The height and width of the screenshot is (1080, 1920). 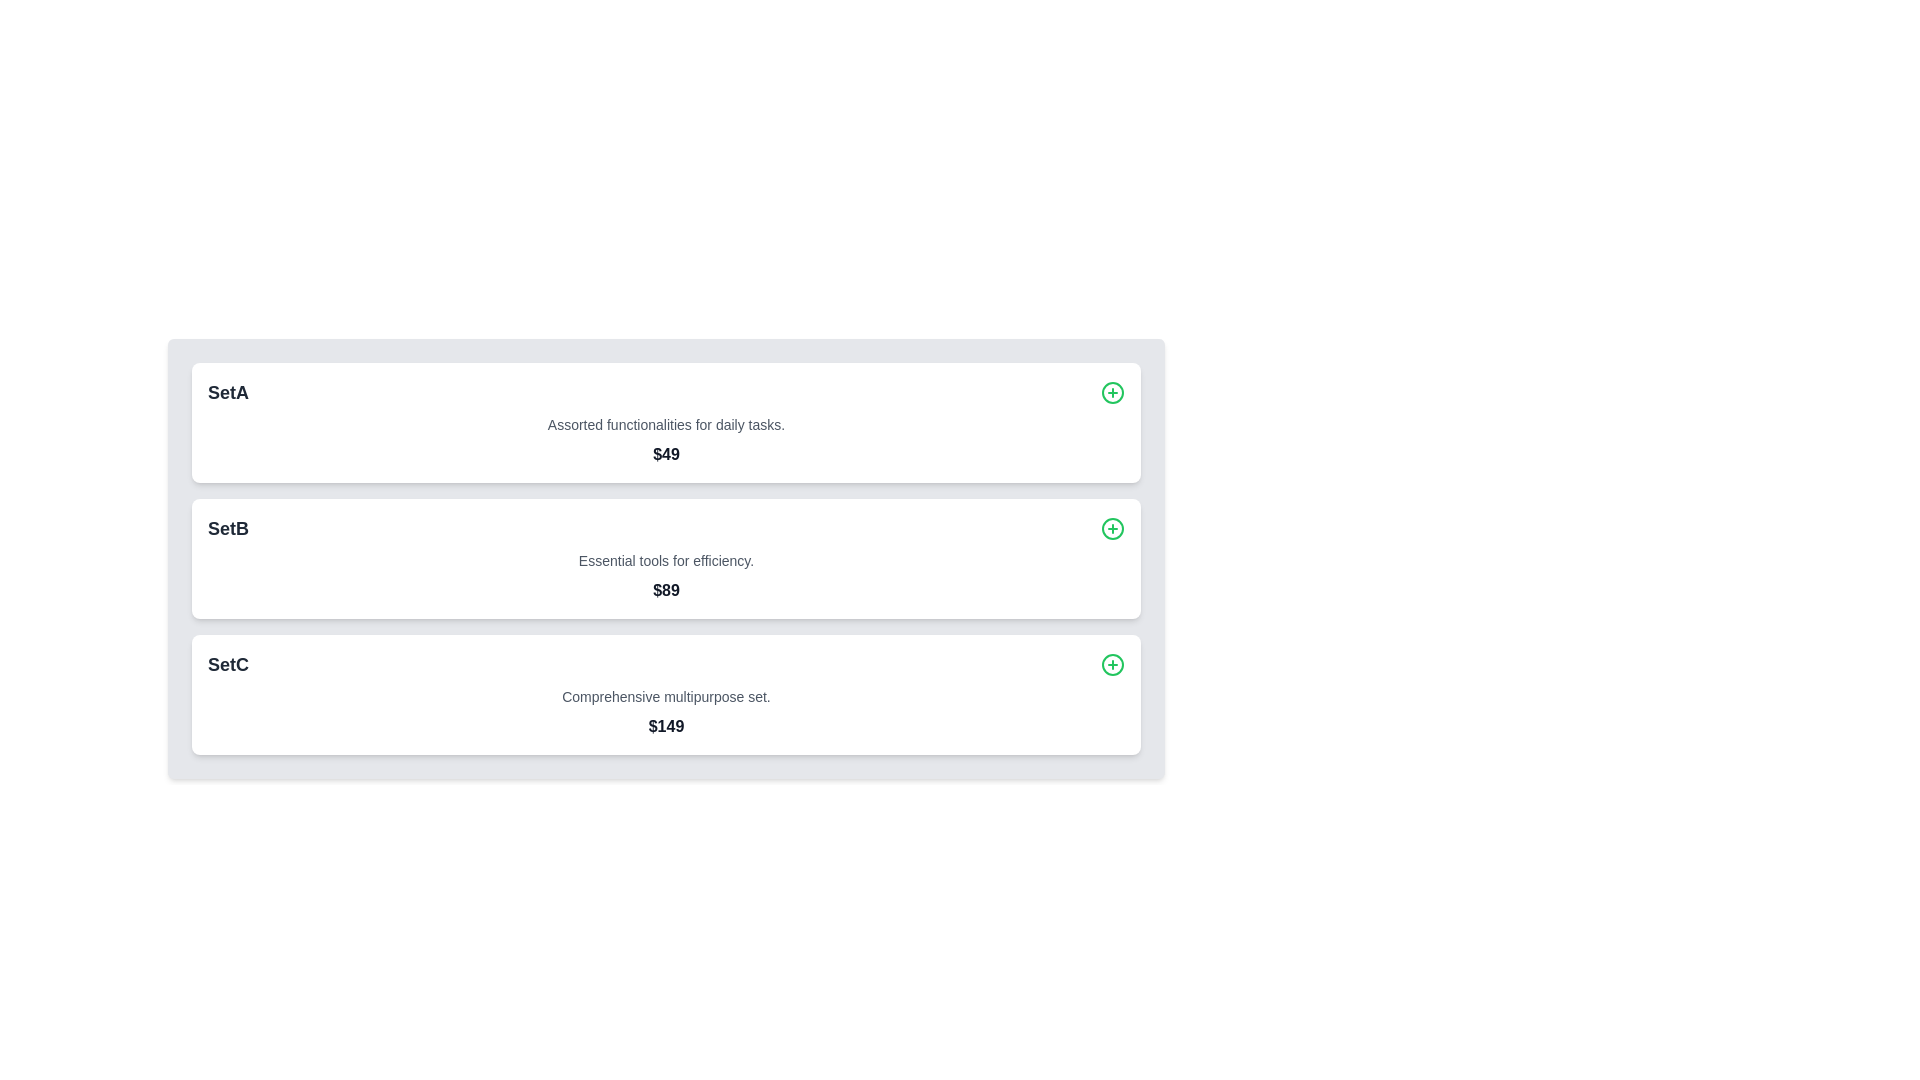 What do you see at coordinates (1112, 527) in the screenshot?
I see `the action trigger button located at the far right of the 'SetB' section` at bounding box center [1112, 527].